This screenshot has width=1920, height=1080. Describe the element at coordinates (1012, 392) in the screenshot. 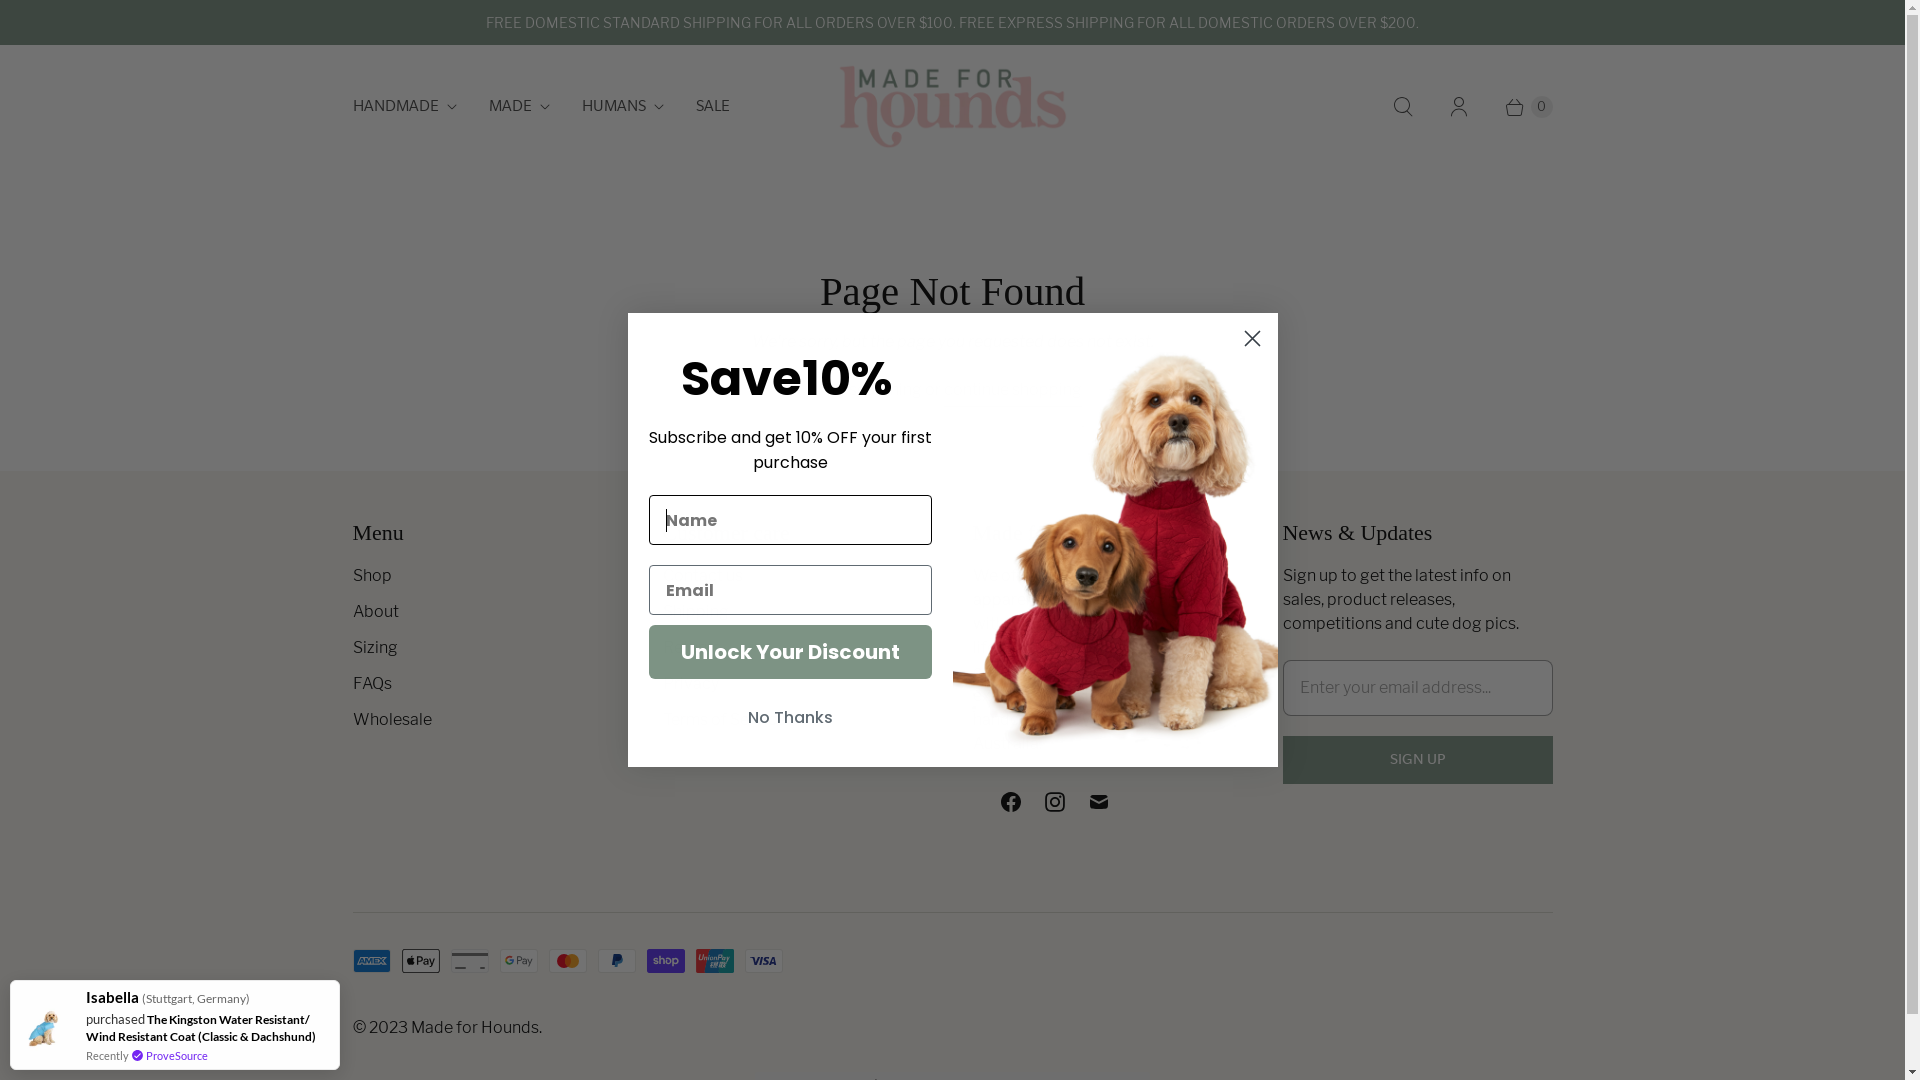

I see `'continue shopping'` at that location.